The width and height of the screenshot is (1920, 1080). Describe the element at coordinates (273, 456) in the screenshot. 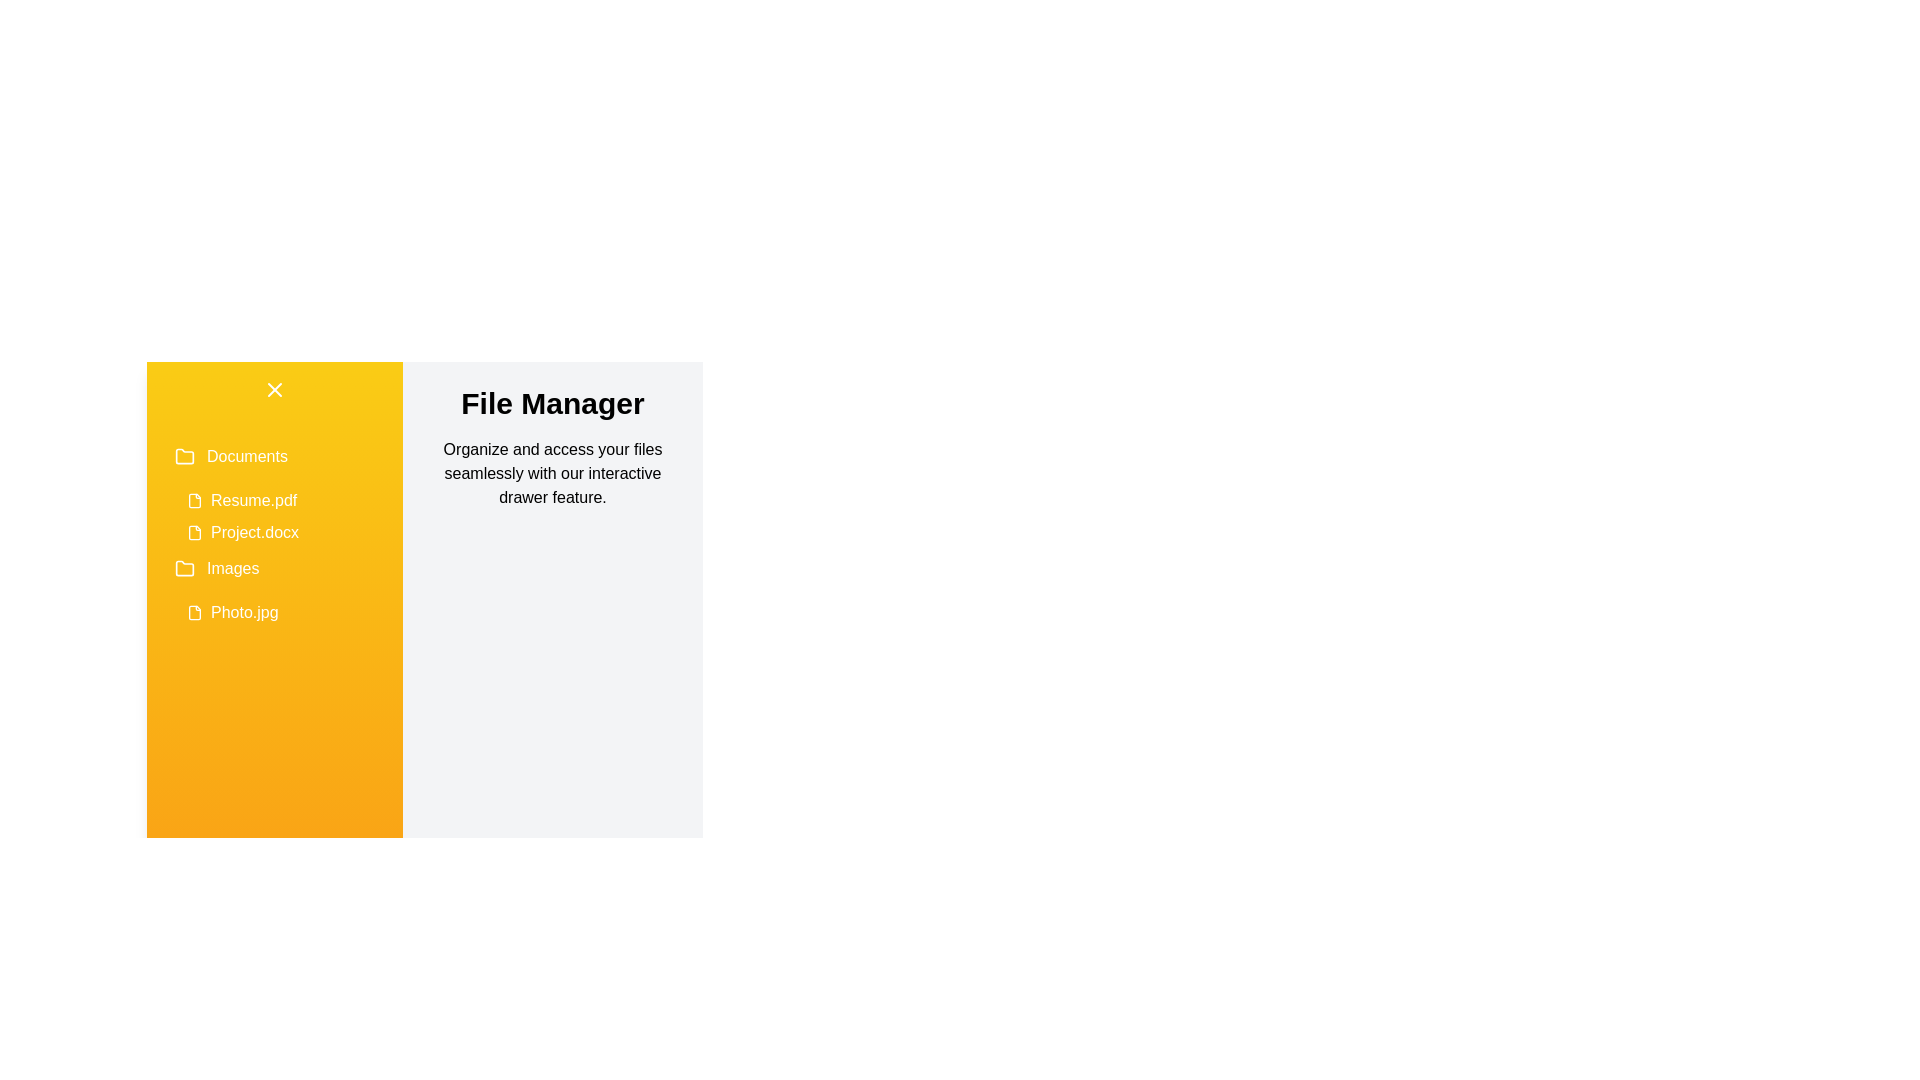

I see `the folder named Documents to expand or collapse its contents` at that location.